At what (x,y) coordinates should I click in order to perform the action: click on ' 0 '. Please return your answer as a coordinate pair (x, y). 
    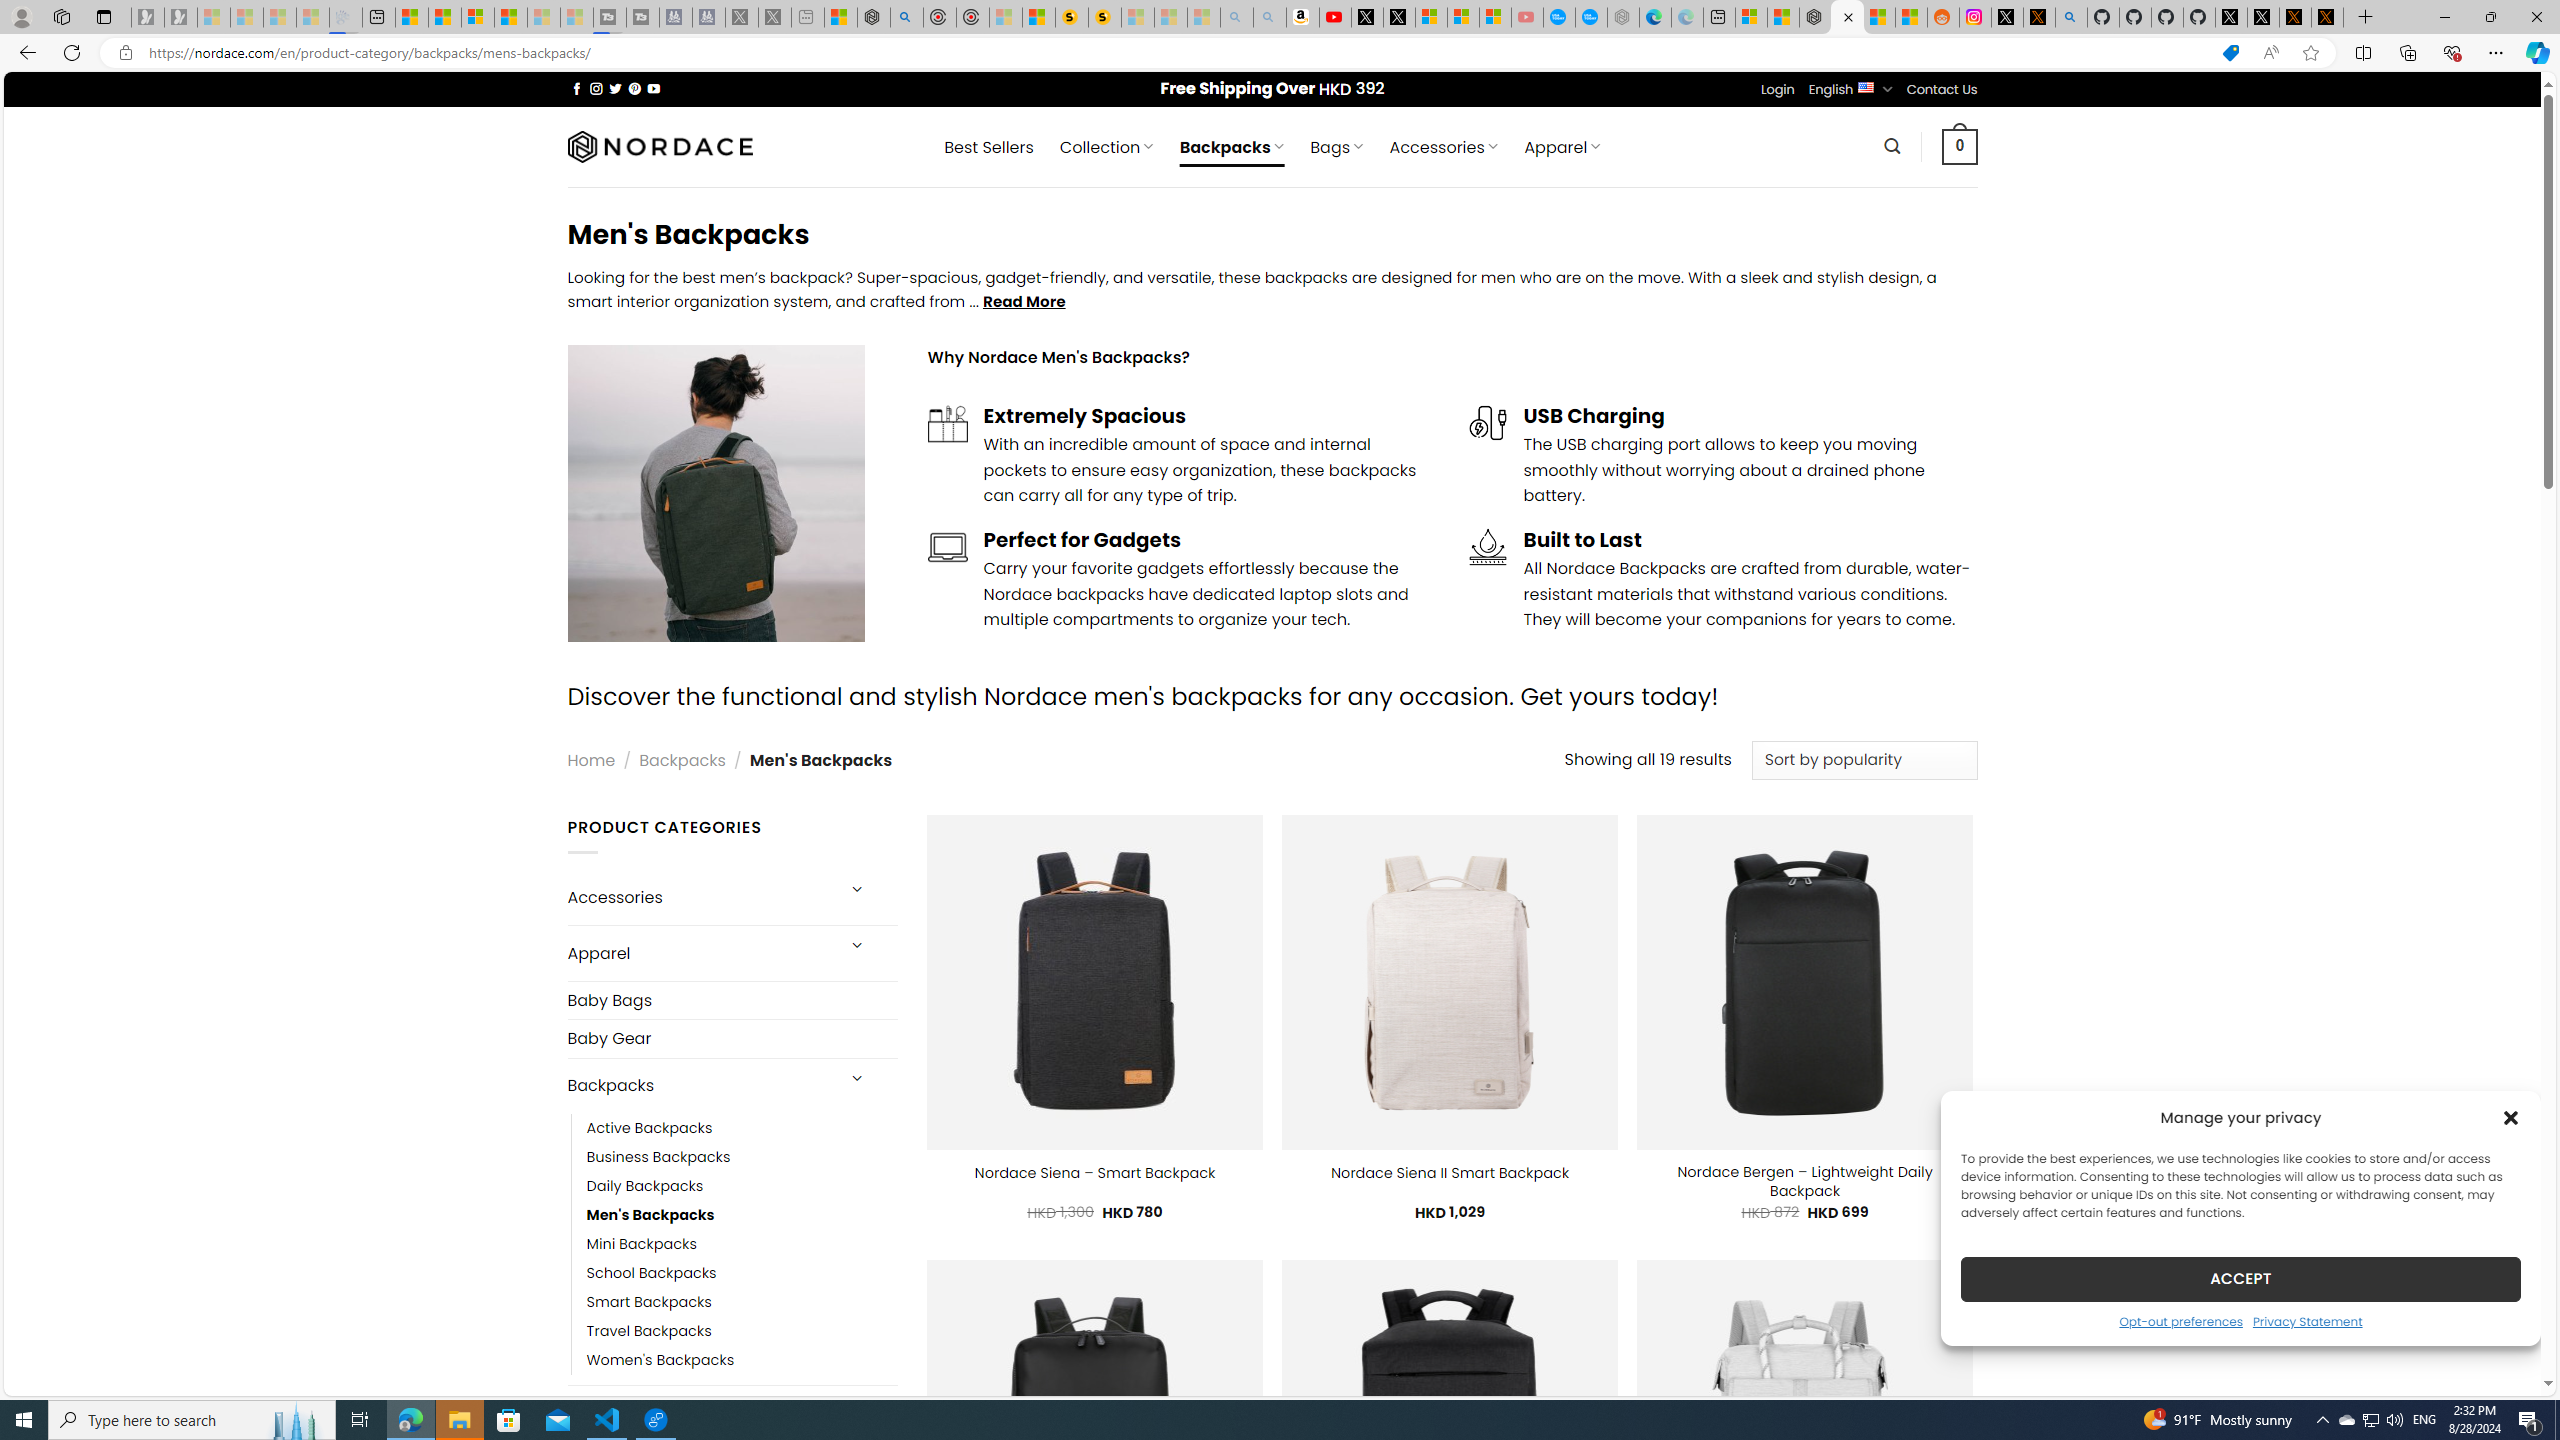
    Looking at the image, I should click on (1960, 145).